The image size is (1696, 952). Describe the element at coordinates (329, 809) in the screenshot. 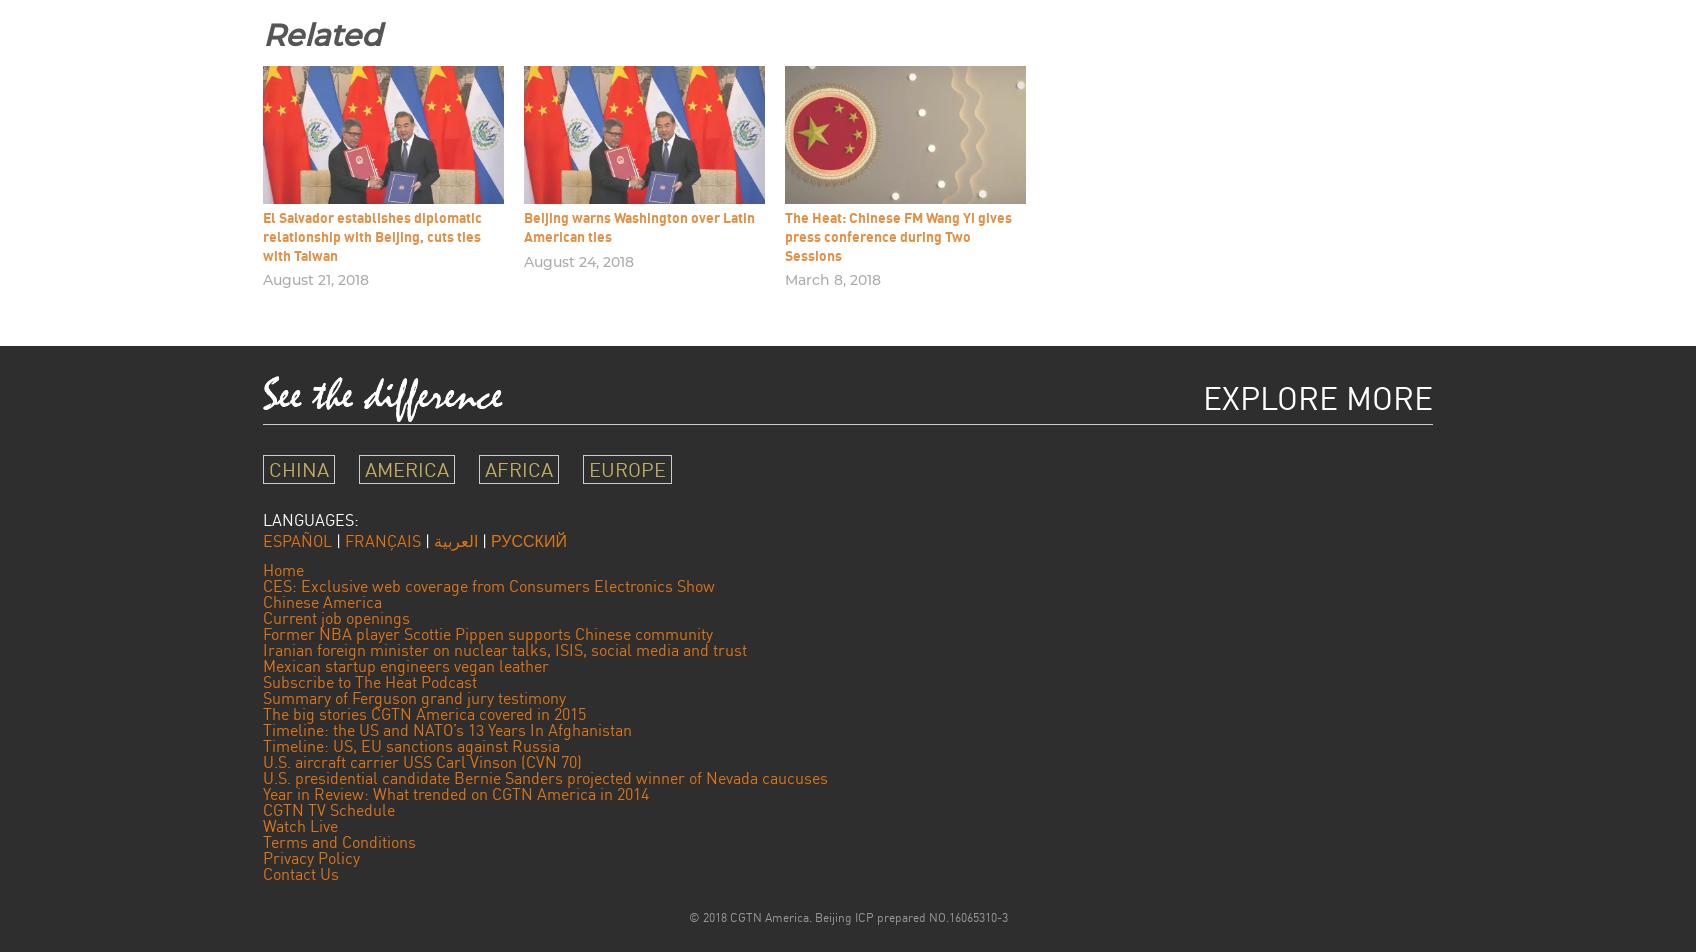

I see `'CGTN TV Schedule'` at that location.